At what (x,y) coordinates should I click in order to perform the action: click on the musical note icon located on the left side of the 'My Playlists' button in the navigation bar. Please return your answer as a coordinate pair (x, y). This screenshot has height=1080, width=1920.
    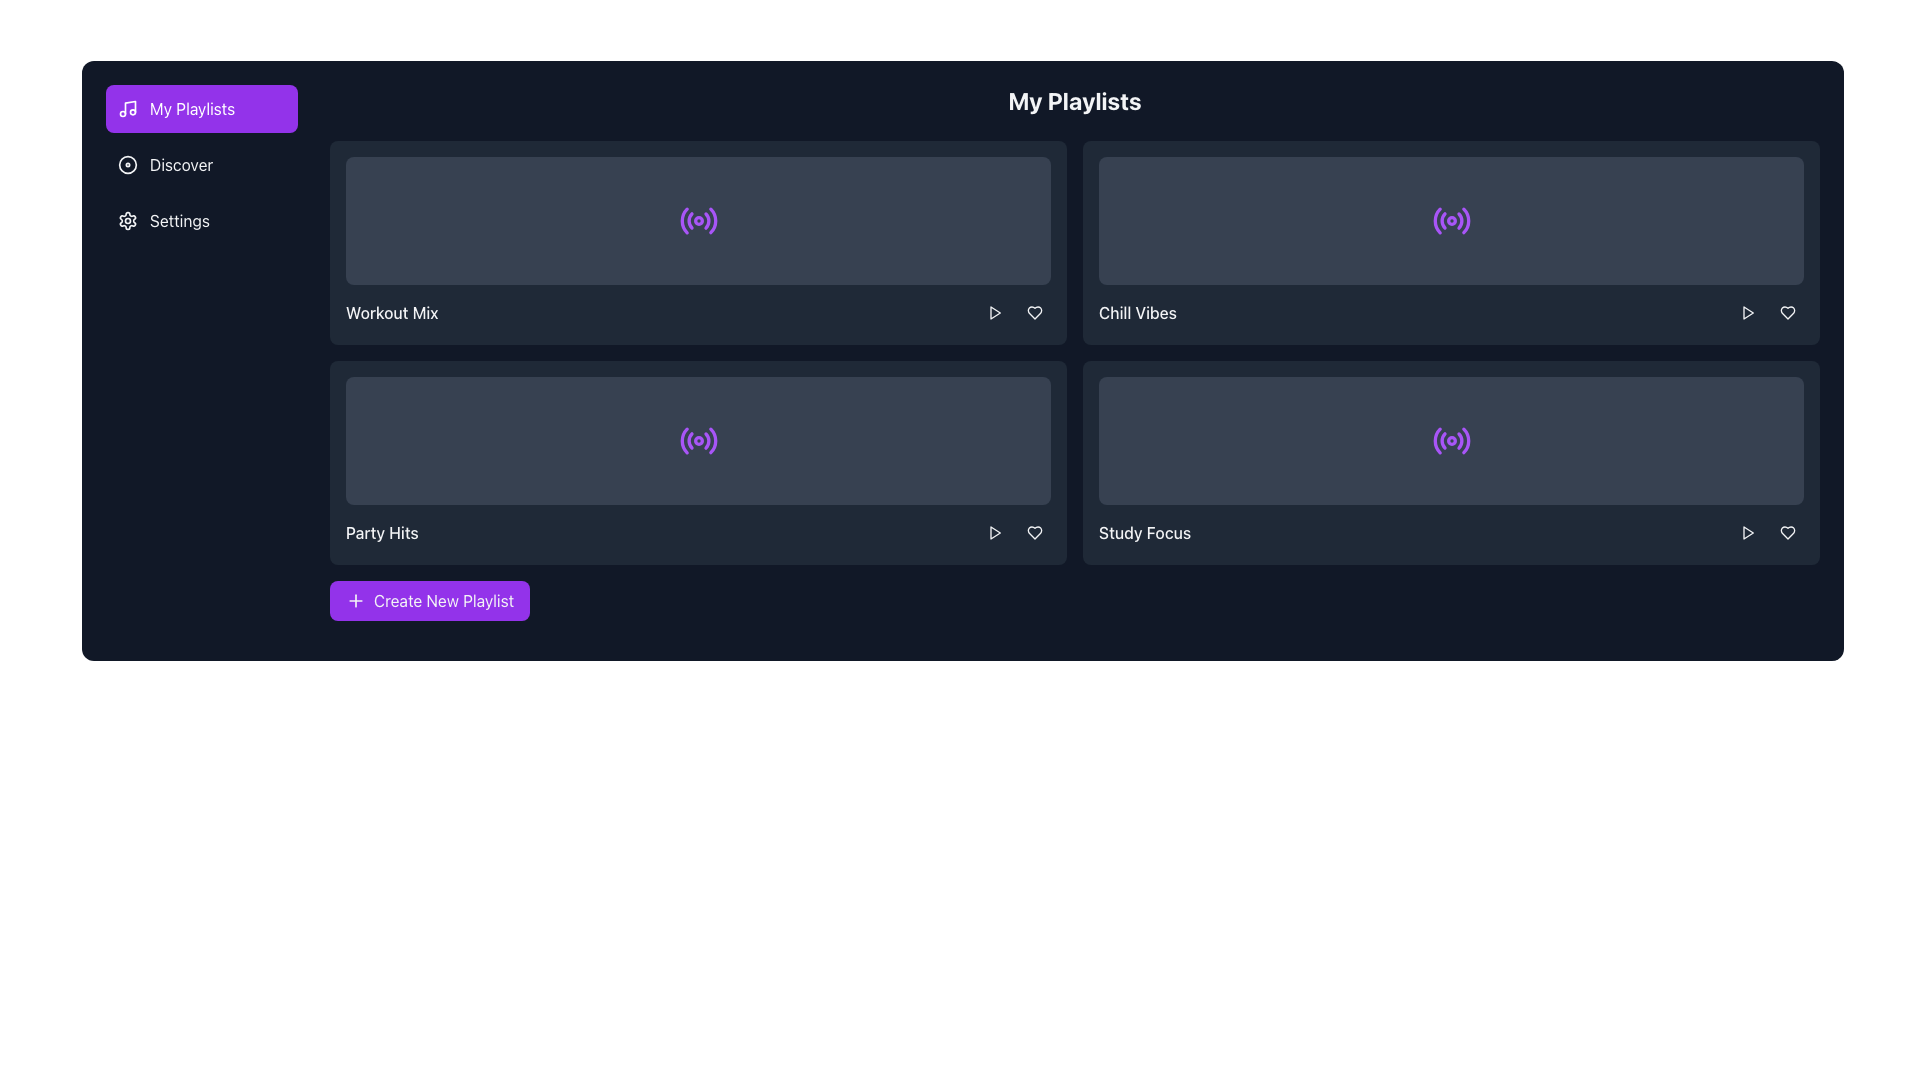
    Looking at the image, I should click on (127, 108).